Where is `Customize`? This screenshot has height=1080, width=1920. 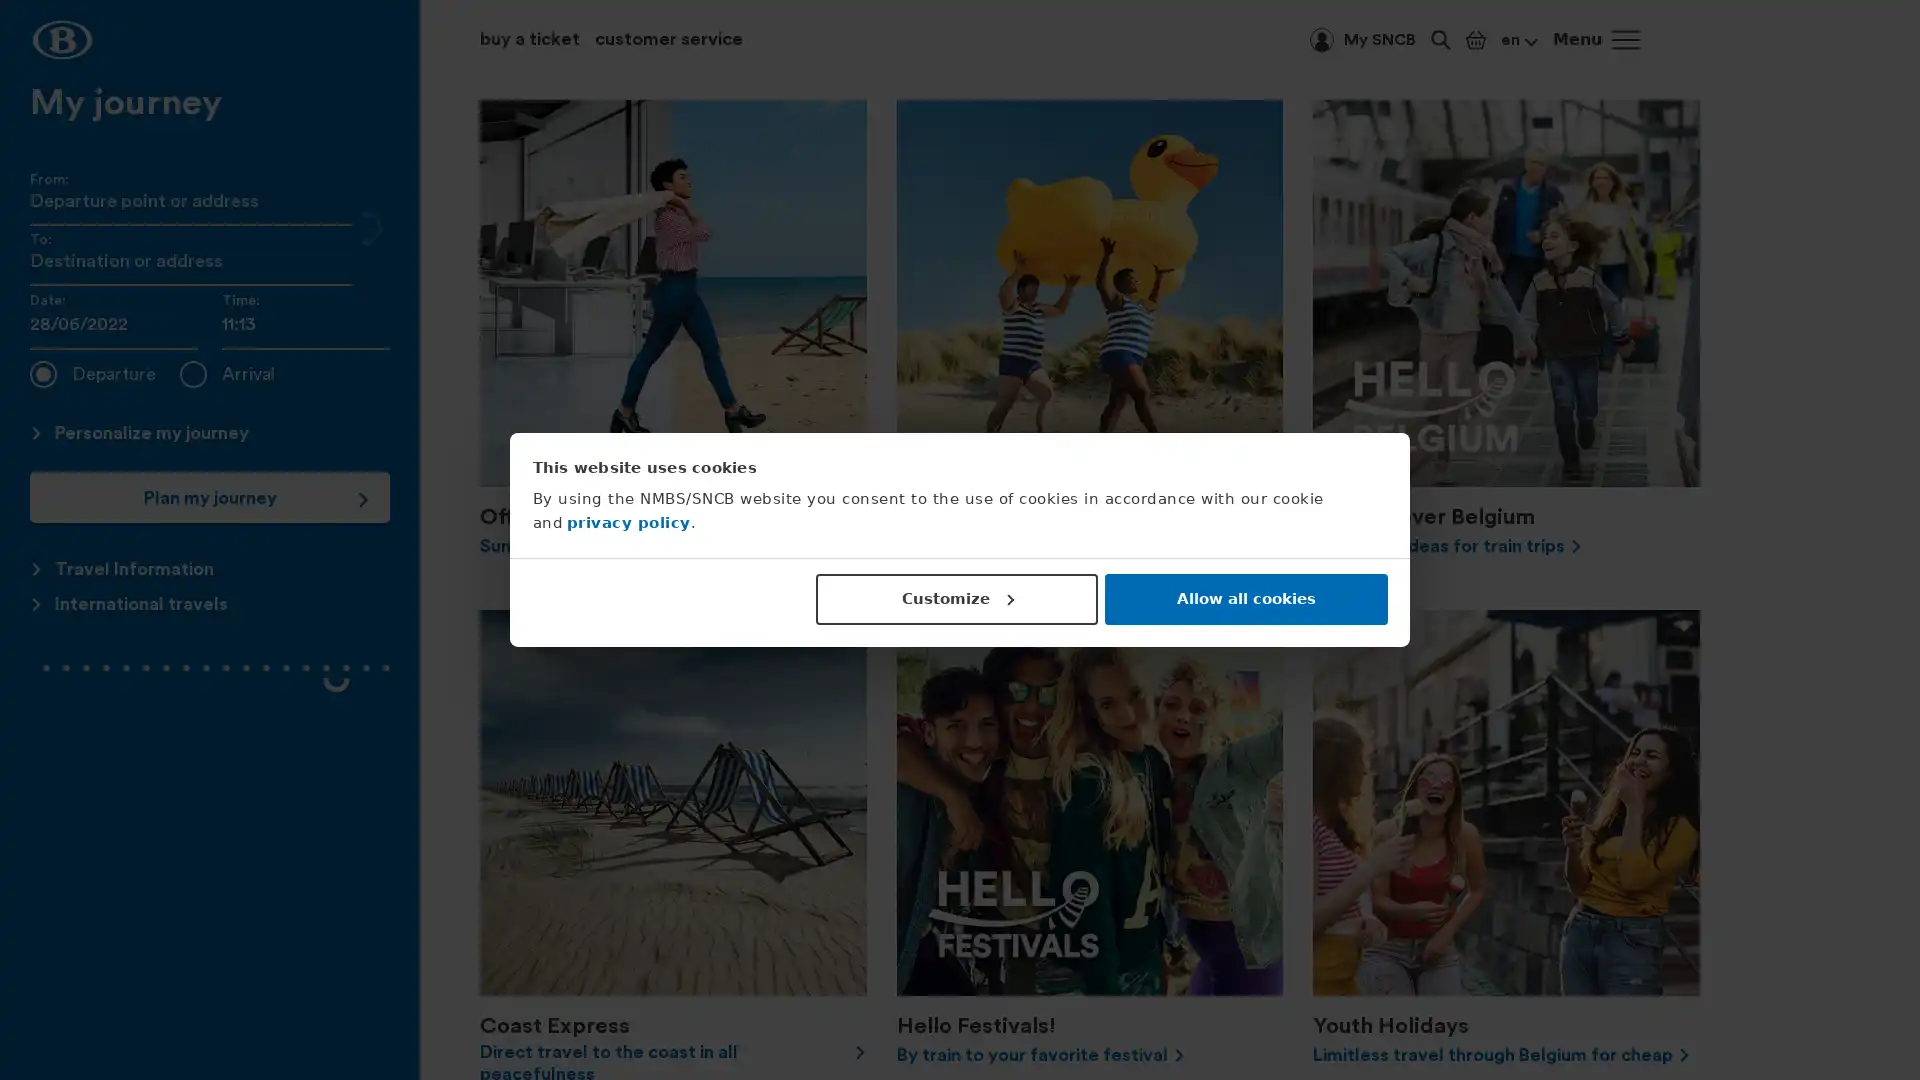
Customize is located at coordinates (954, 597).